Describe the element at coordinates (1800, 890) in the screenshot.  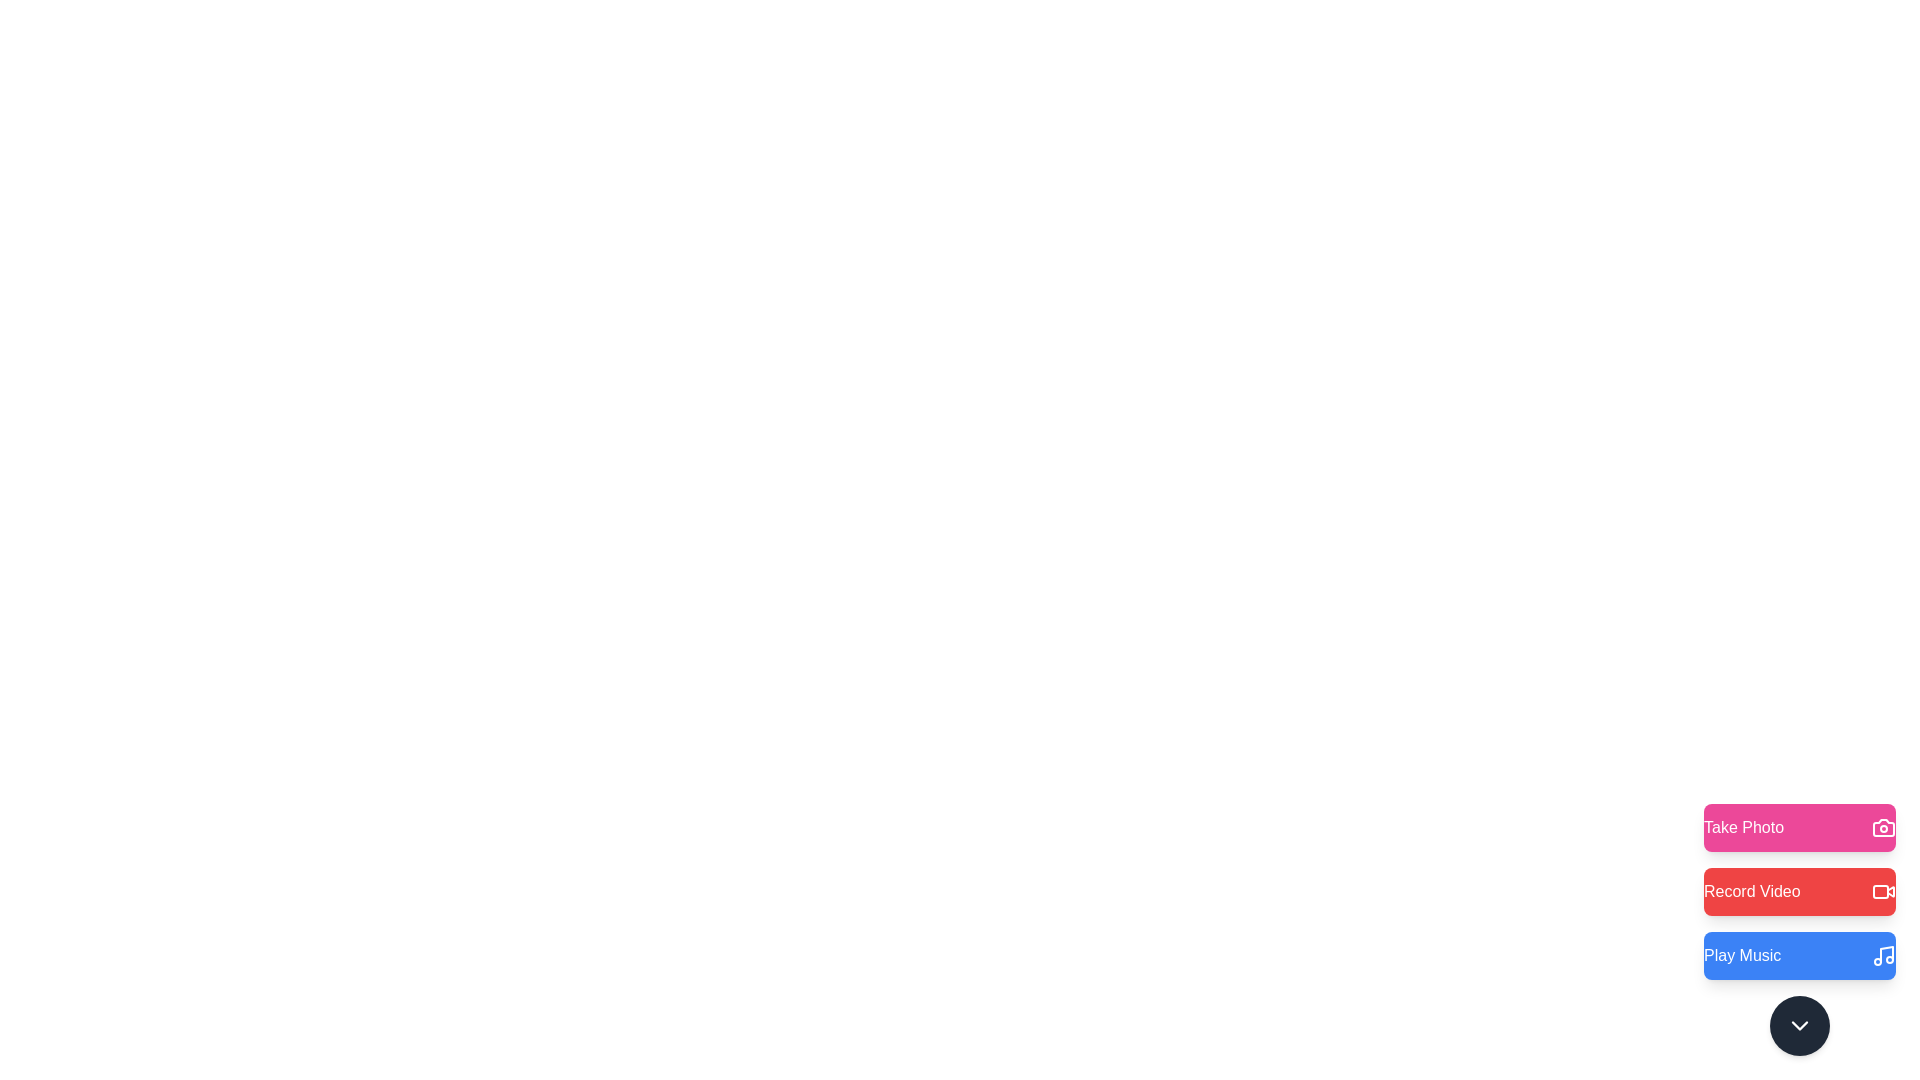
I see `the 'Record Video' button` at that location.